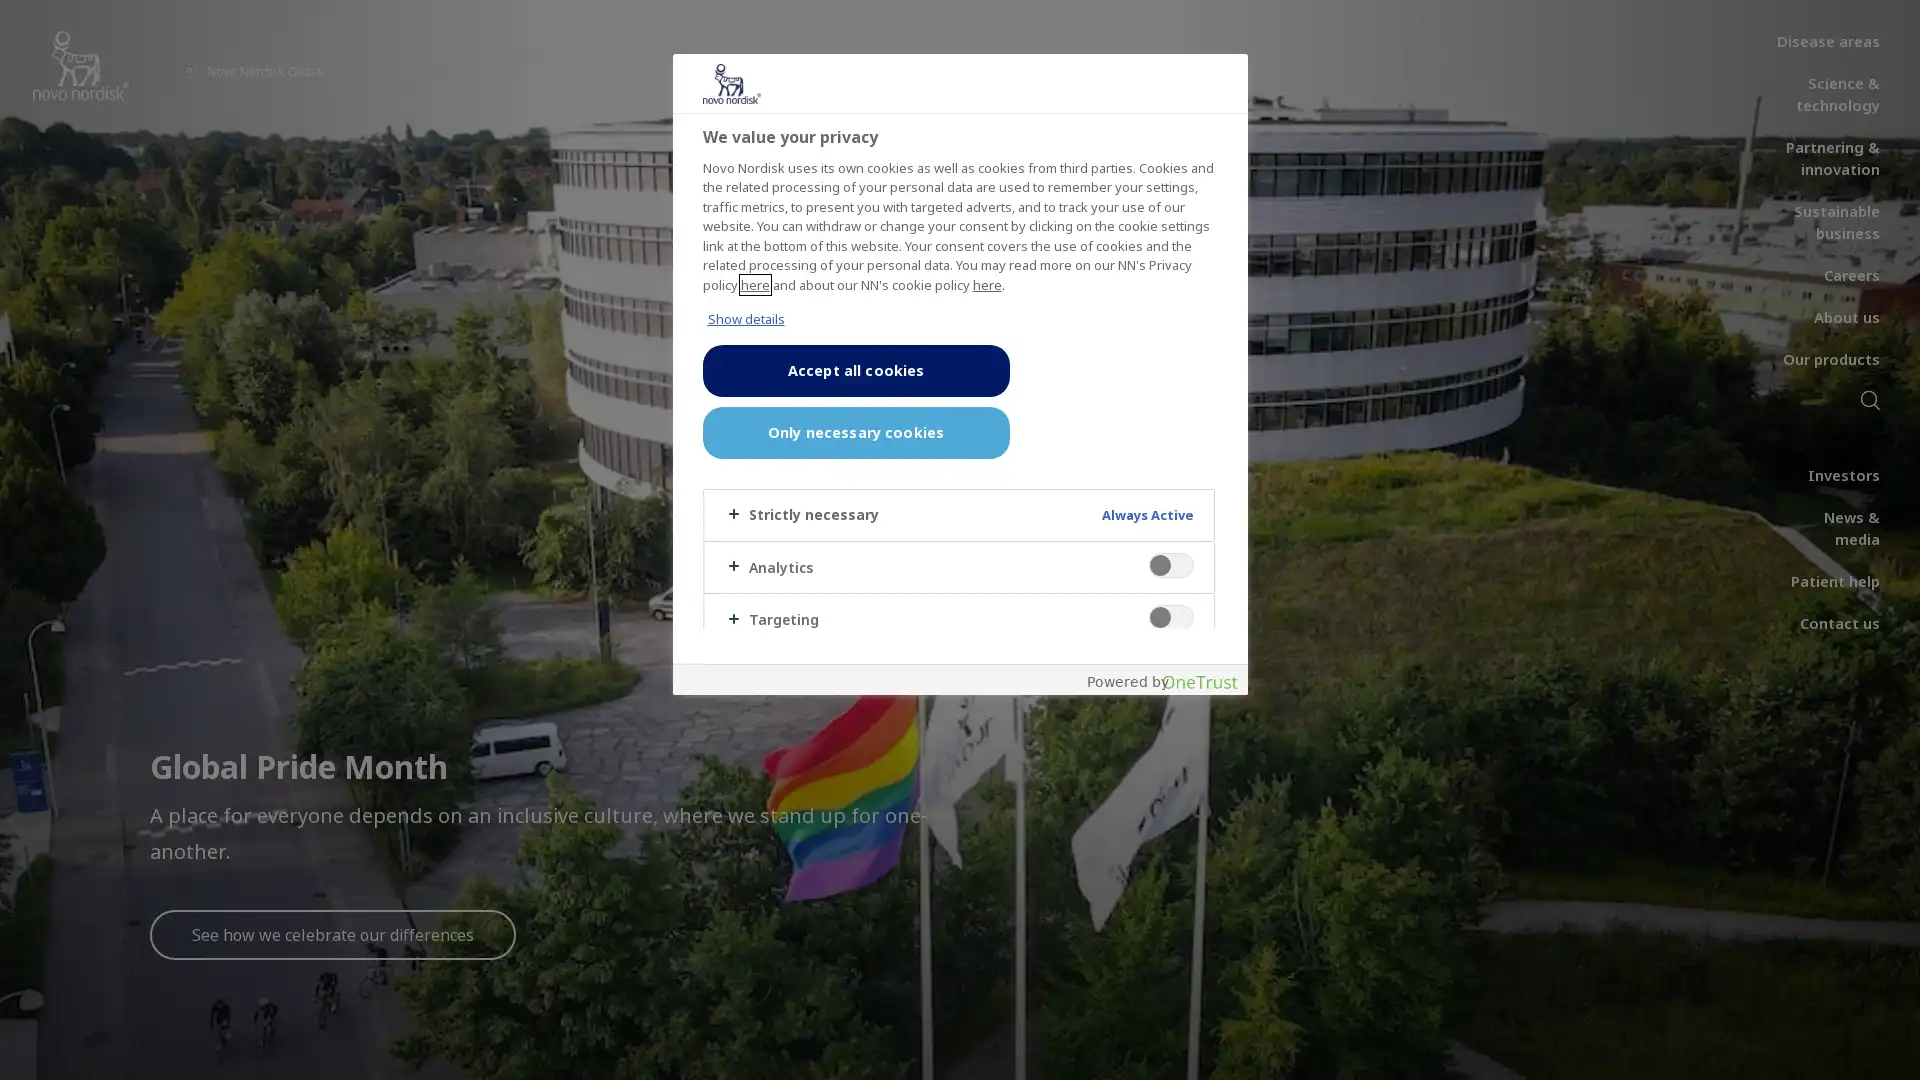 The image size is (1920, 1080). I want to click on Targeting, so click(957, 618).